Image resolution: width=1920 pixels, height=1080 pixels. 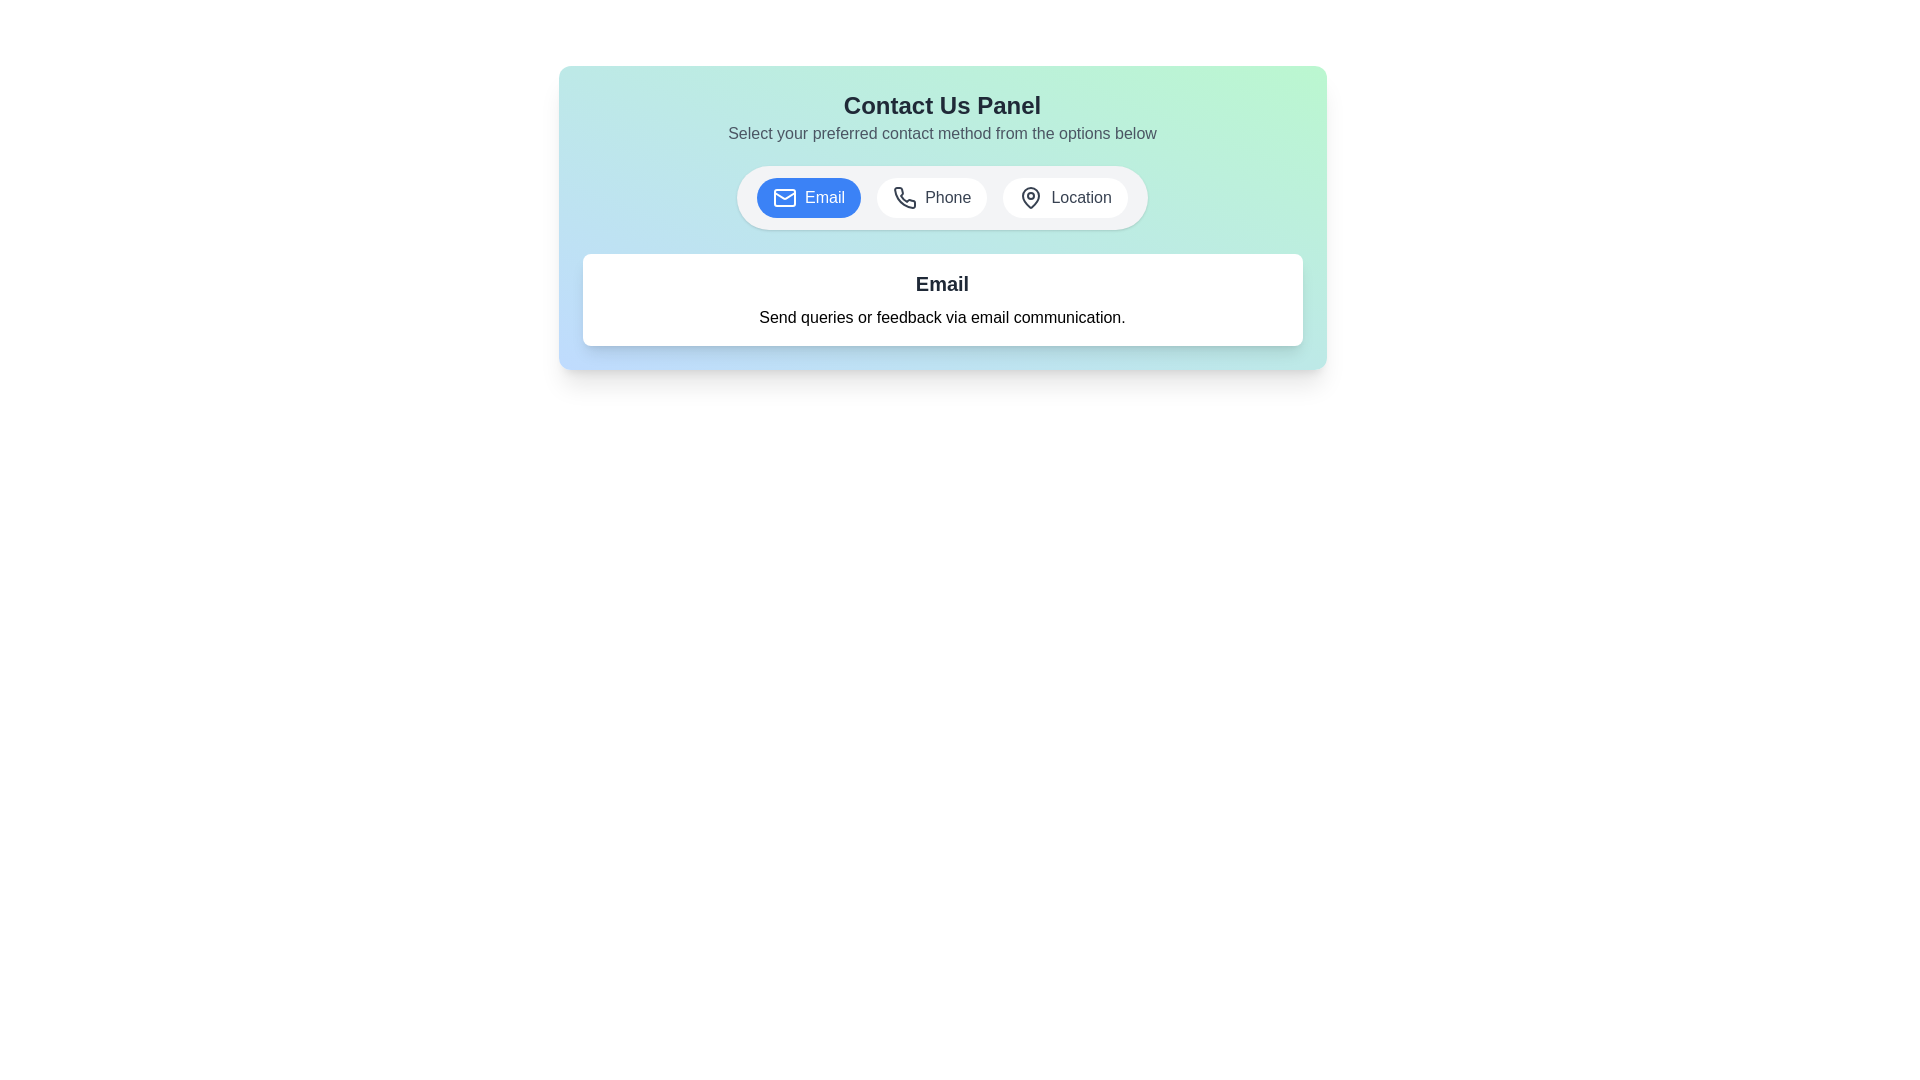 I want to click on the 'Phone' button, which is the second button from the left in a row of three buttons with rounded corners and a contrasting background color, so click(x=941, y=197).